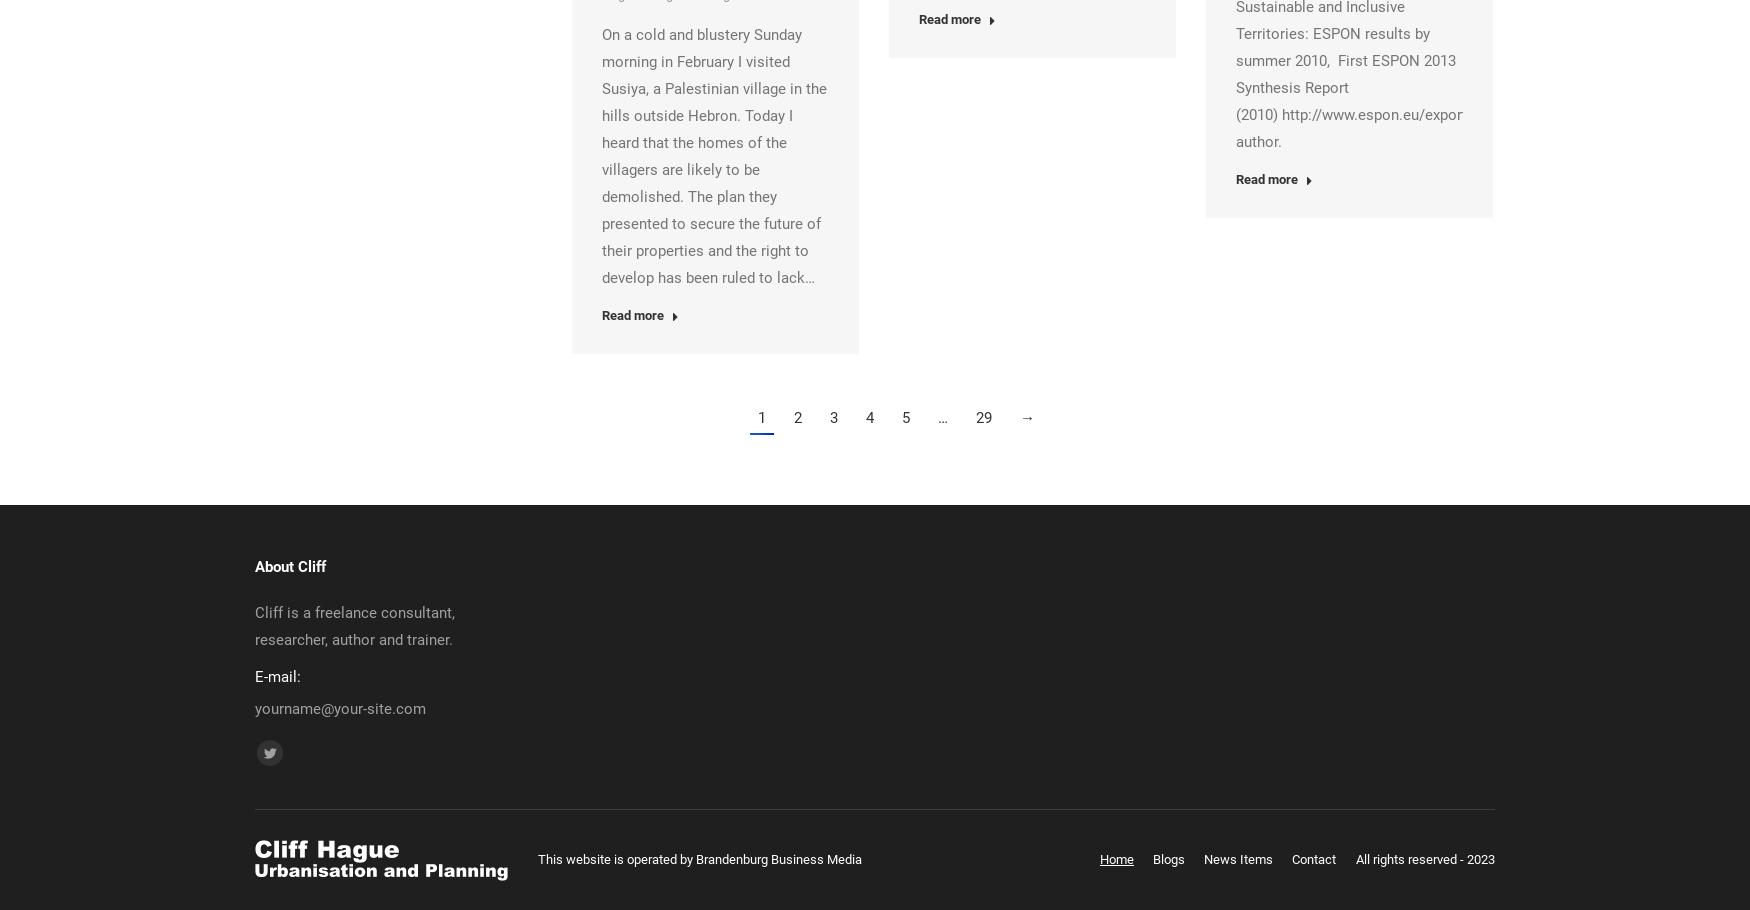 The height and width of the screenshot is (910, 1750). I want to click on 'Find us on:', so click(290, 750).